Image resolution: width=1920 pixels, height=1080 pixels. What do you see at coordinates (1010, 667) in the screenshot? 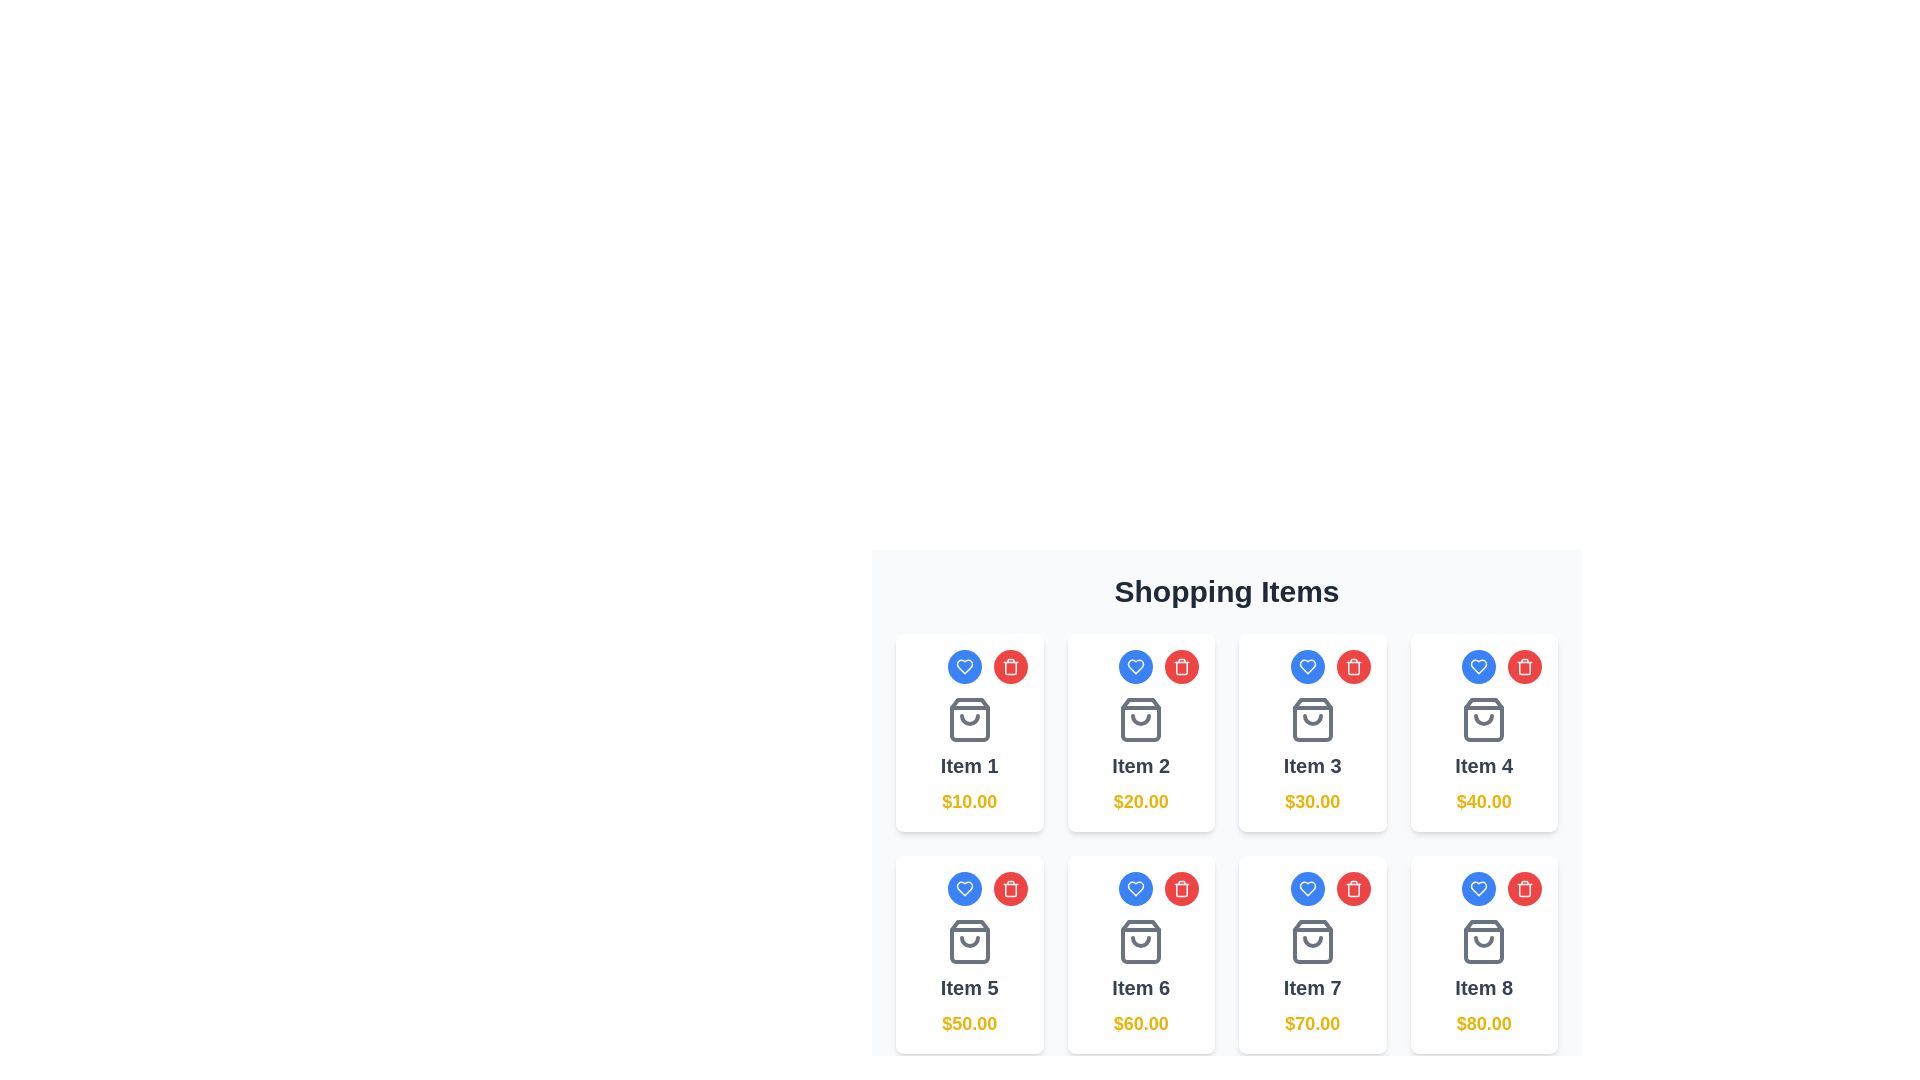
I see `the red circular icon button in the top-right corner of the item card` at bounding box center [1010, 667].